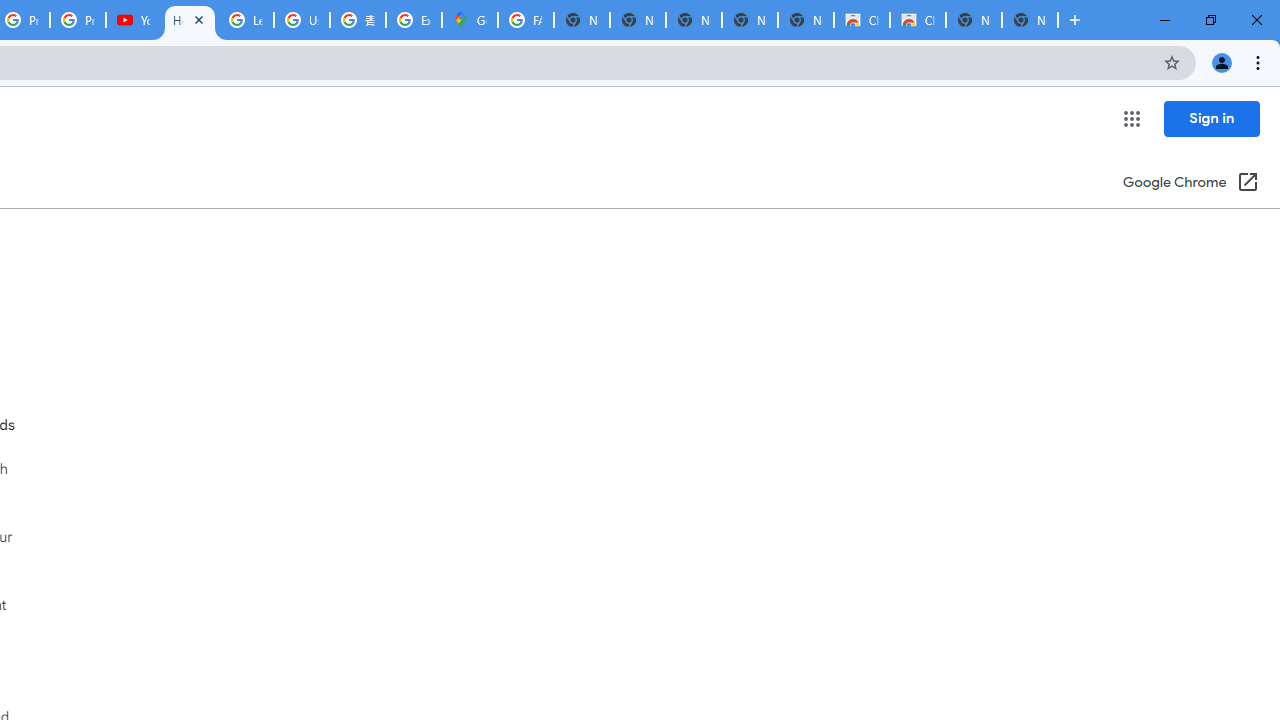 The height and width of the screenshot is (720, 1280). I want to click on 'YouTube', so click(133, 20).